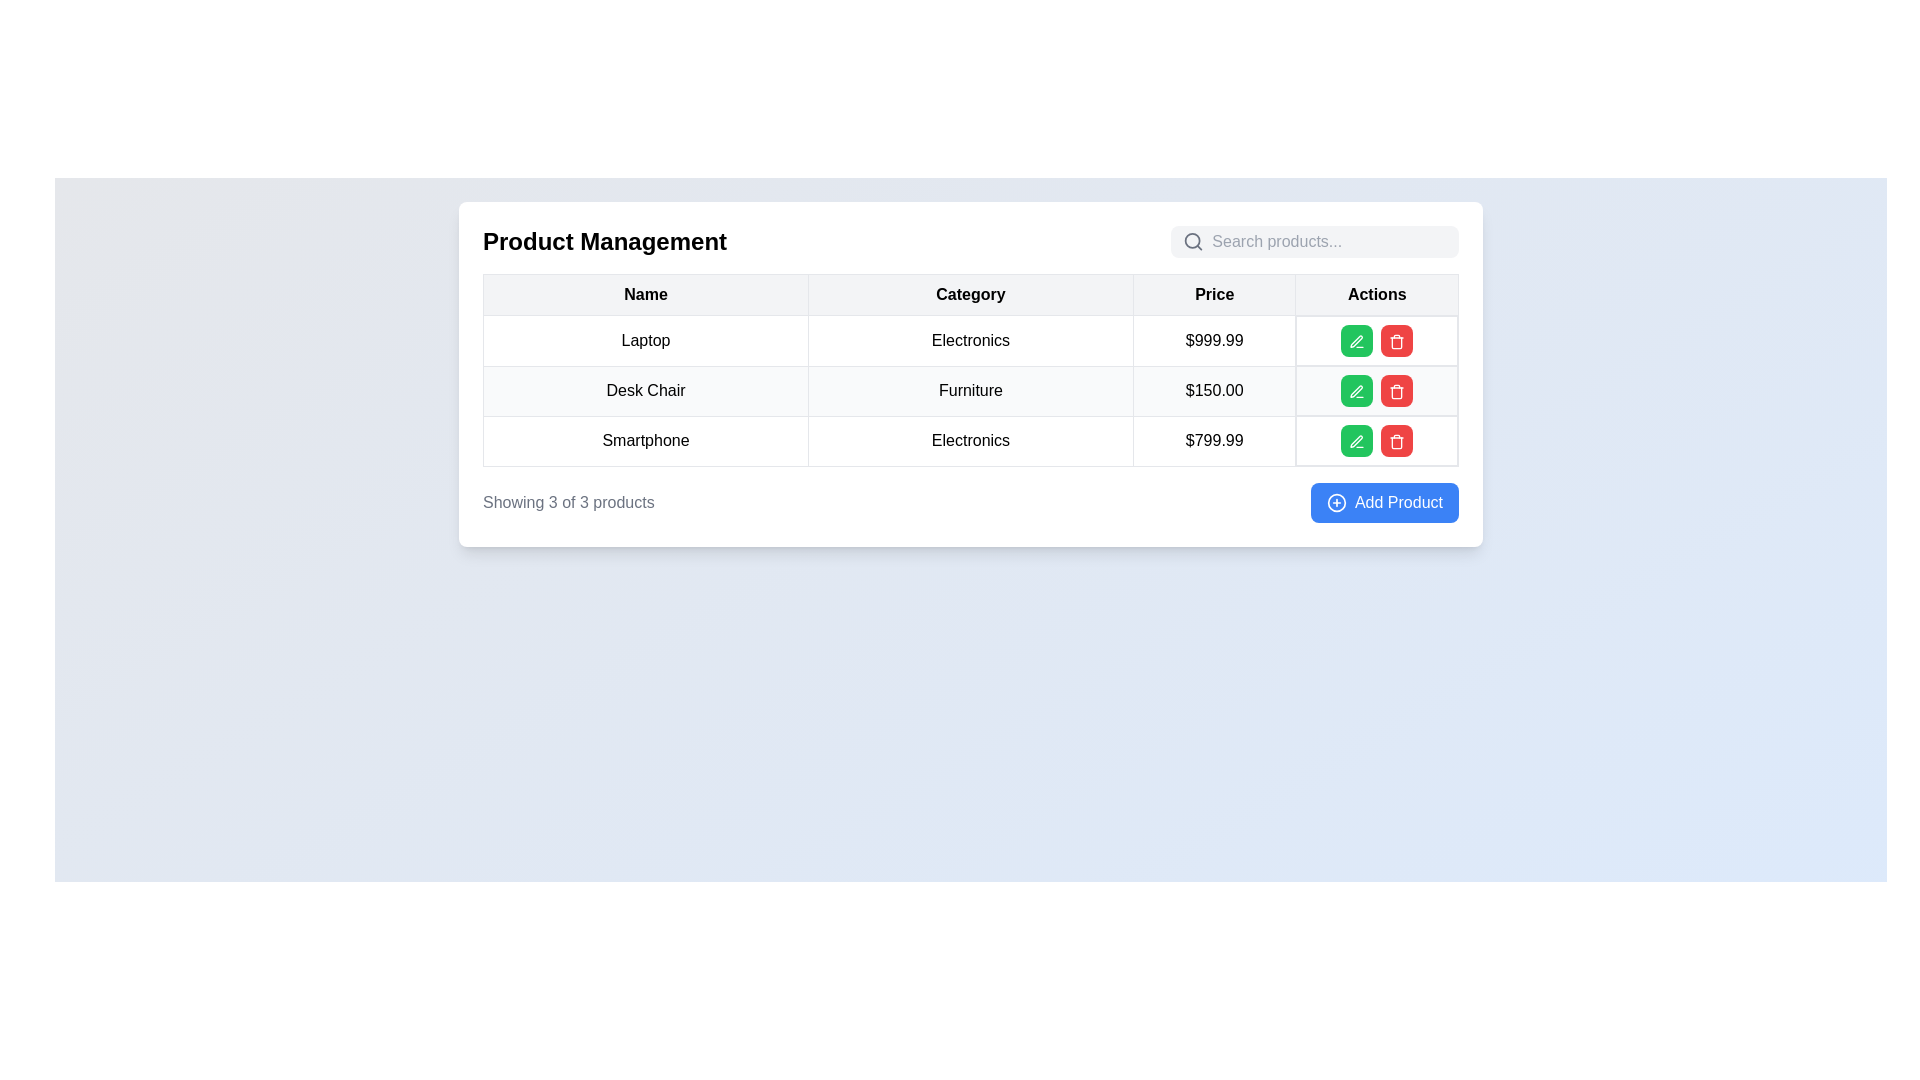 The height and width of the screenshot is (1080, 1920). What do you see at coordinates (1395, 339) in the screenshot?
I see `the red trash icon in the 'Actions' column of the third row of the table to initiate a delete action` at bounding box center [1395, 339].